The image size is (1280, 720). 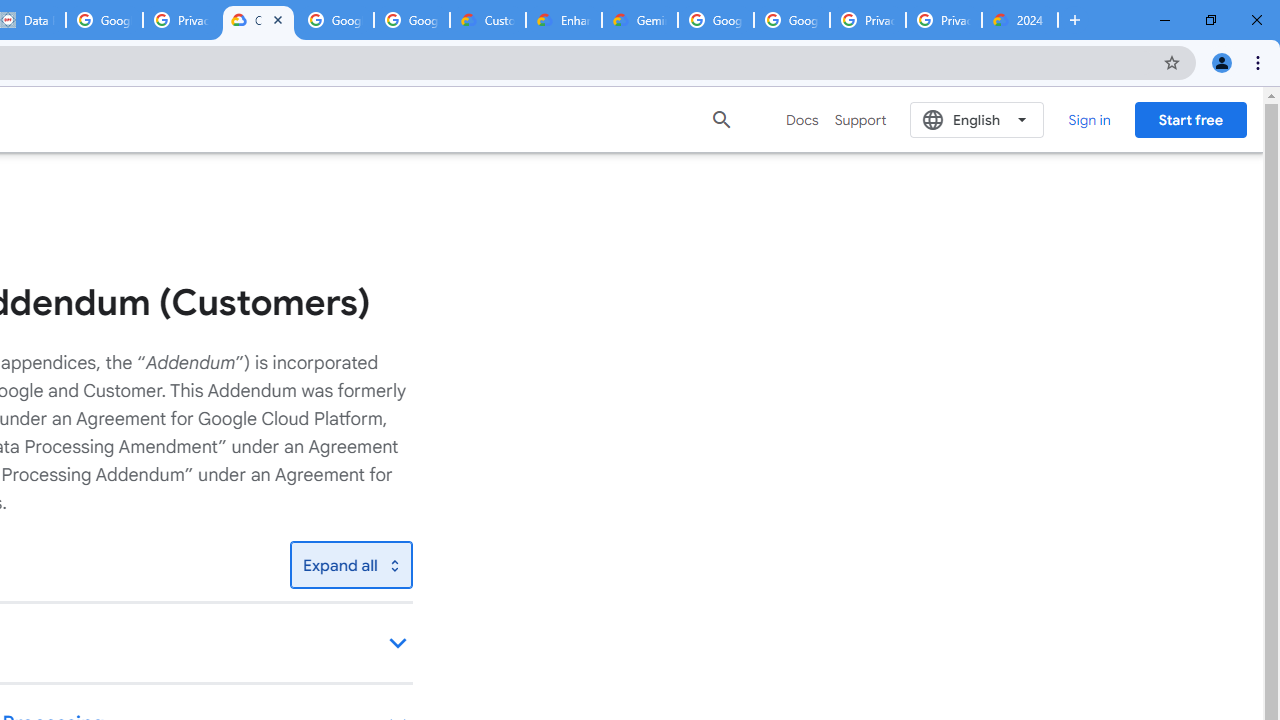 What do you see at coordinates (802, 119) in the screenshot?
I see `'Docs'` at bounding box center [802, 119].